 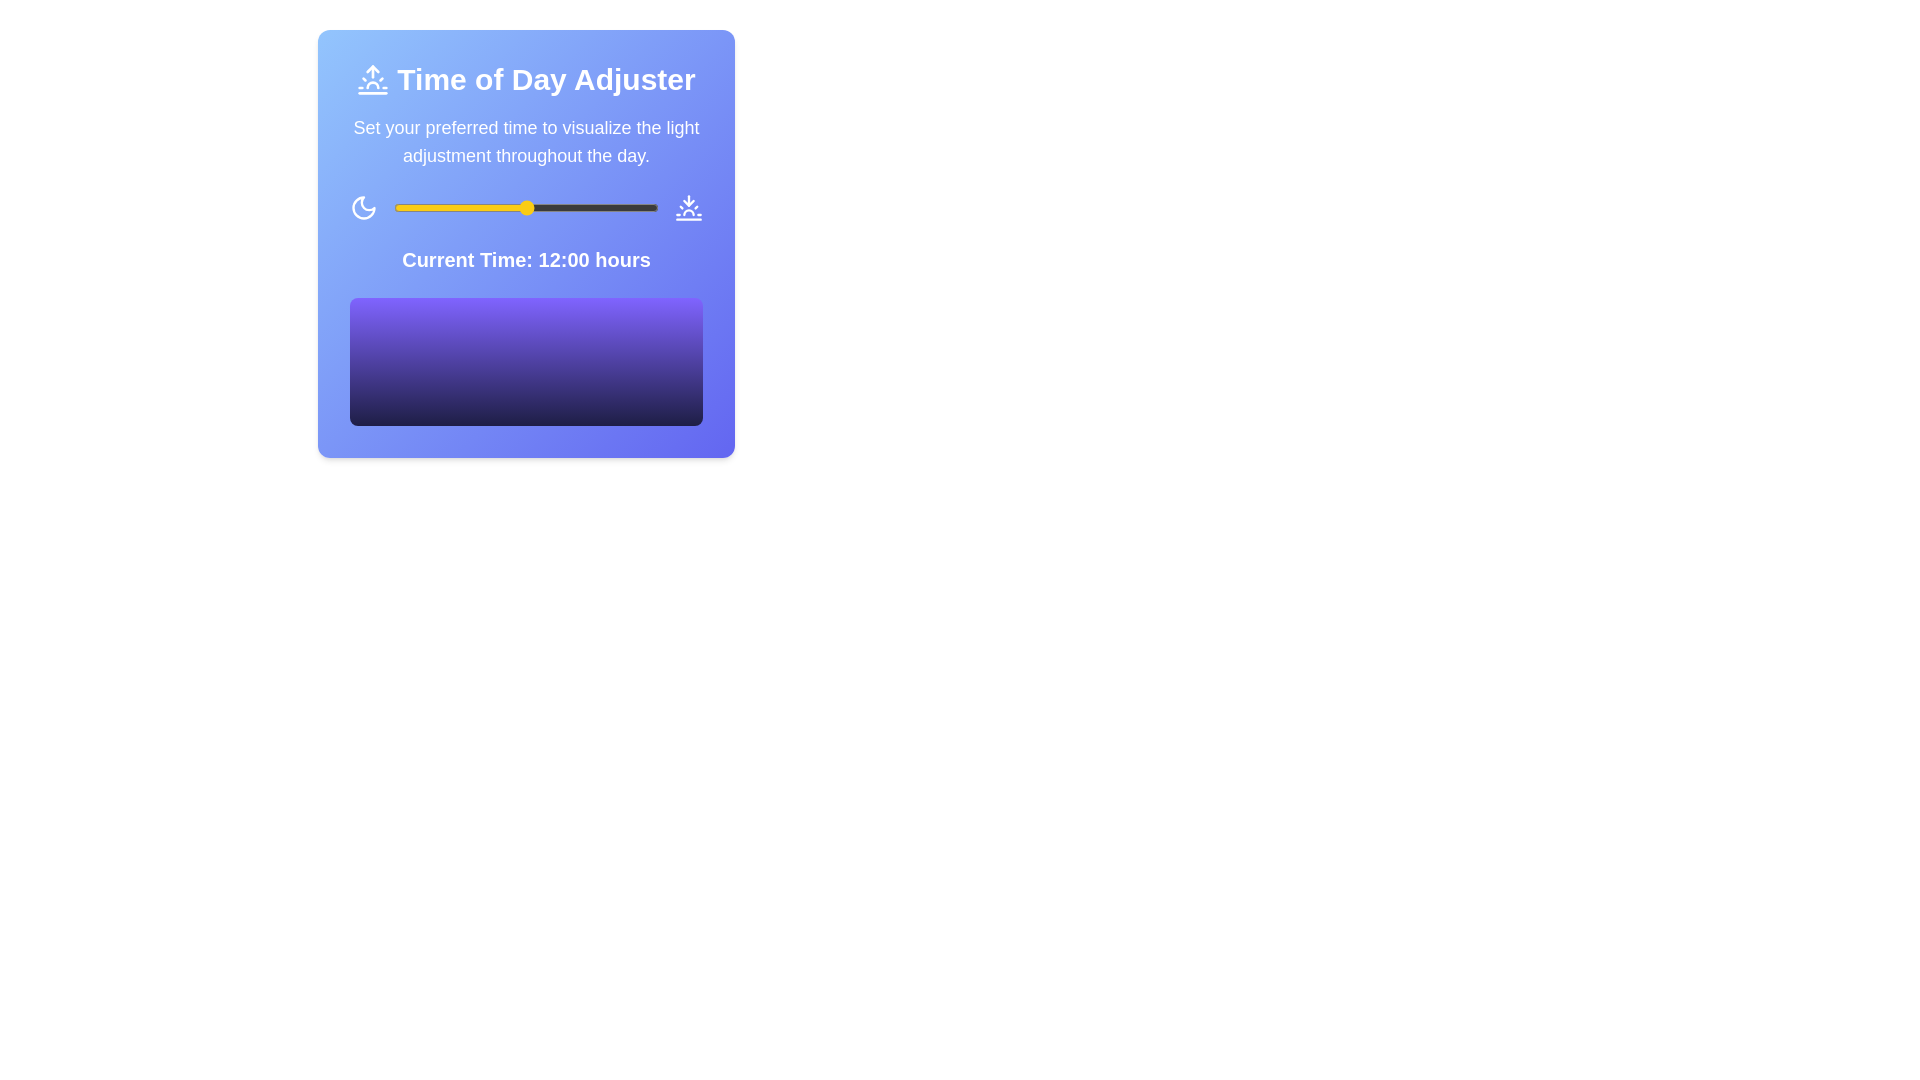 I want to click on the time slider to 1 hours to observe the gradient visualization, so click(x=404, y=208).